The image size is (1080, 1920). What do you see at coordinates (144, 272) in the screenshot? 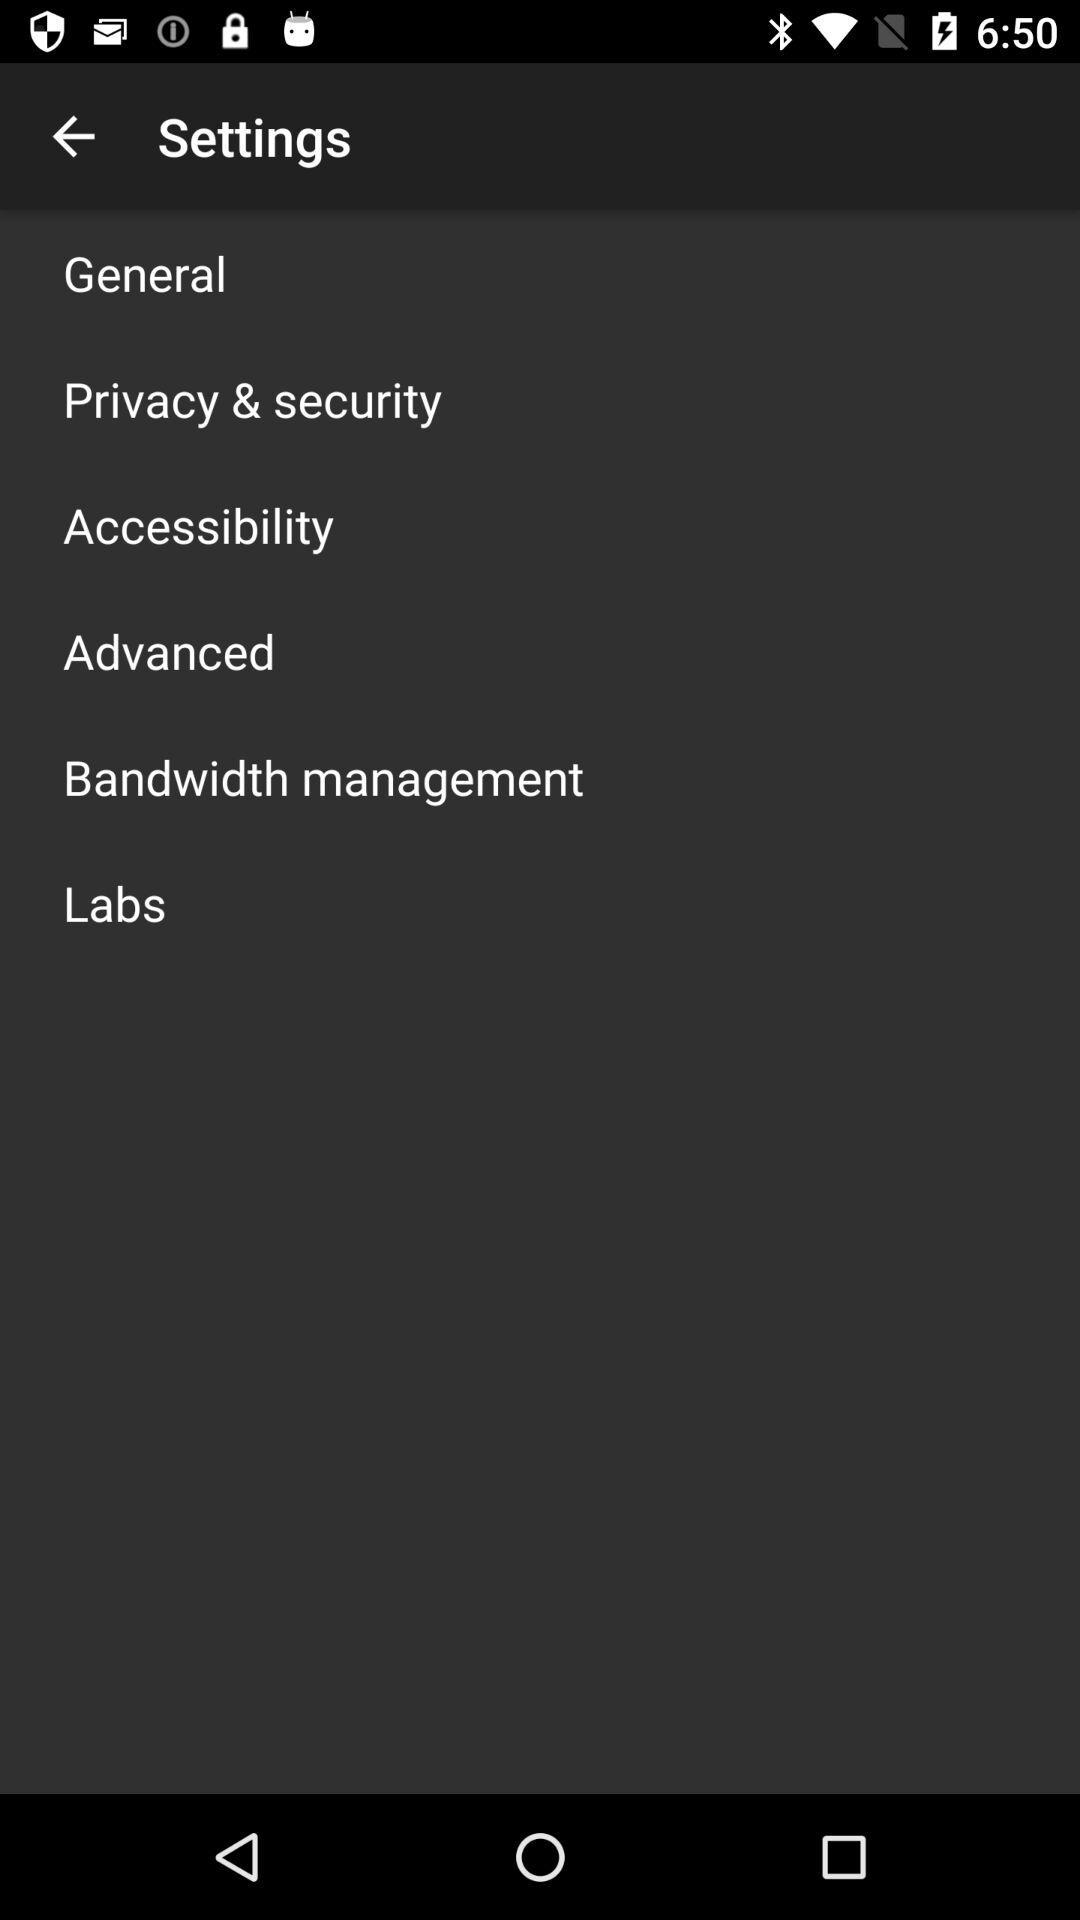
I see `the item above privacy & security icon` at bounding box center [144, 272].